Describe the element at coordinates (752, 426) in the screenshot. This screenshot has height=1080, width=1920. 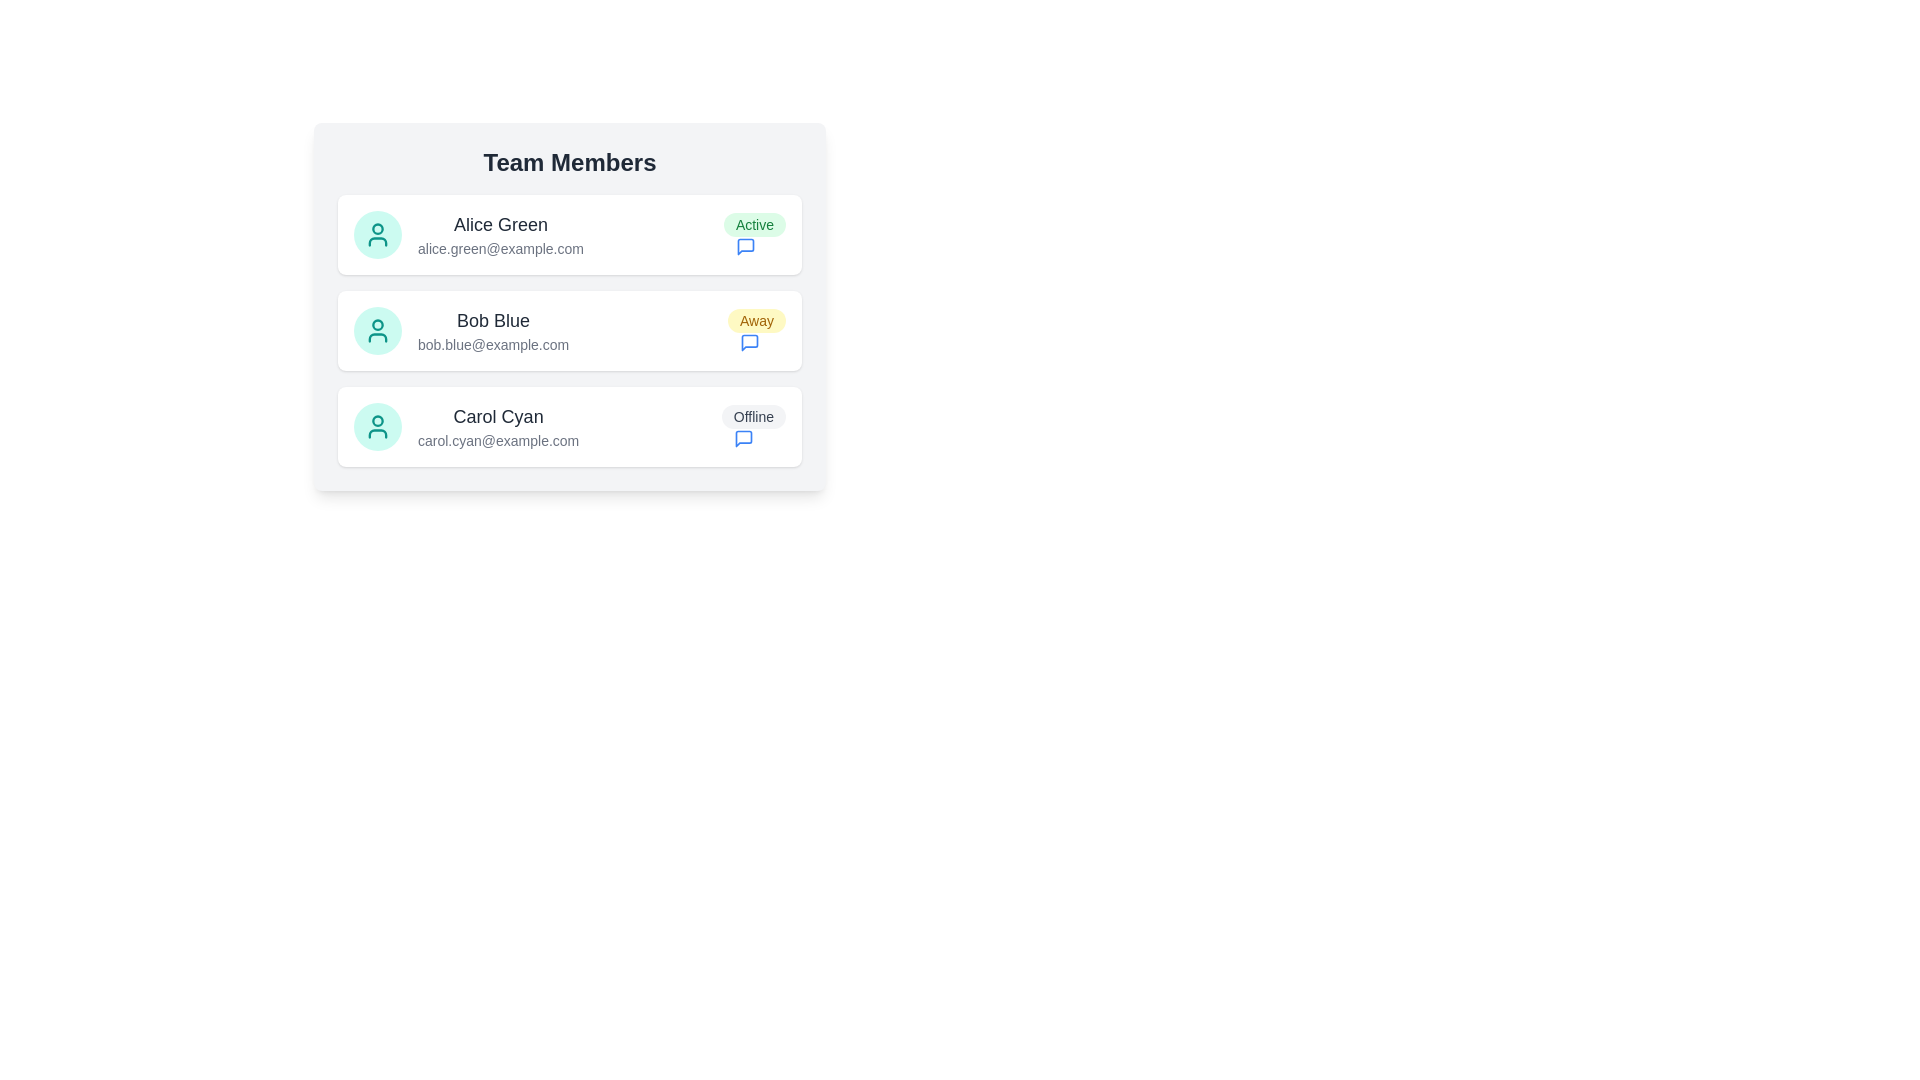
I see `the composite UI element indicating 'Offline' status and the message bubble icon for Carol Cyan` at that location.